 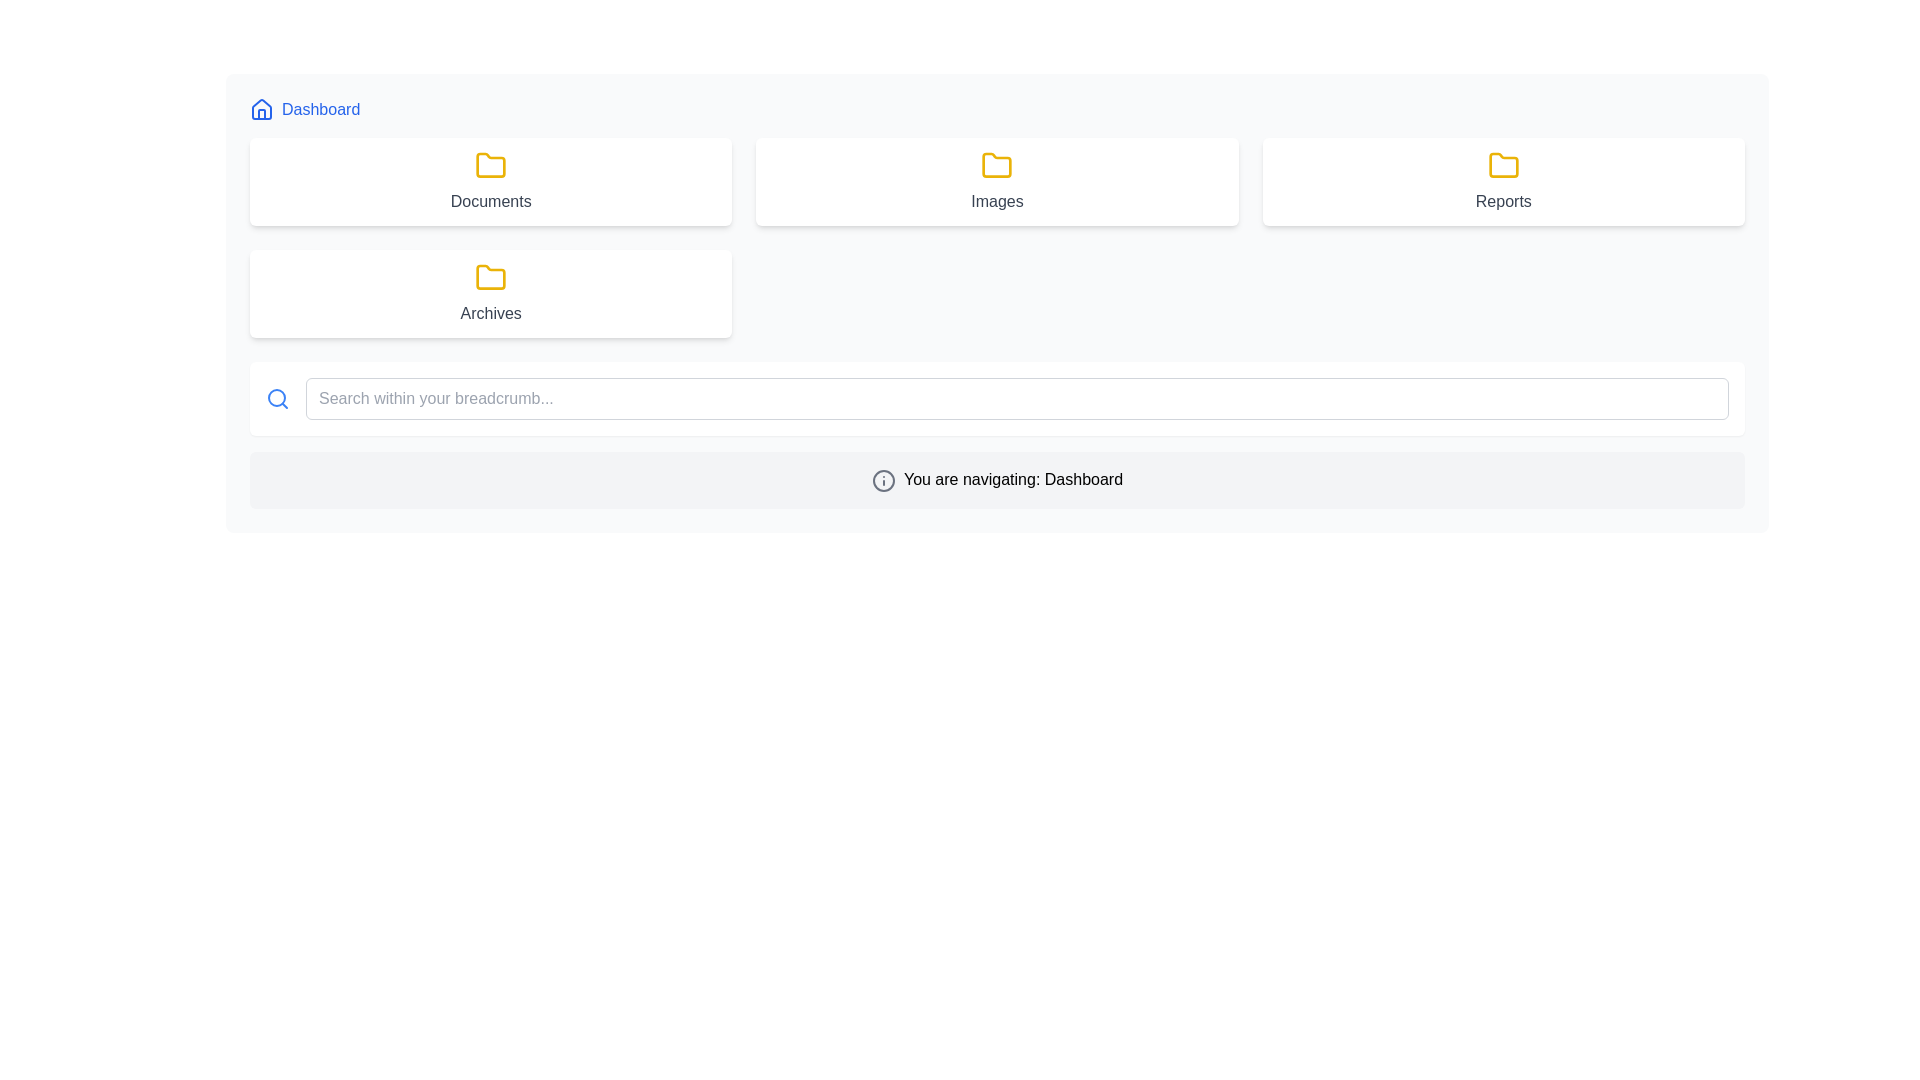 I want to click on the folder icon with a yellow outline located in the fourth card labeled 'Reports', so click(x=1503, y=164).